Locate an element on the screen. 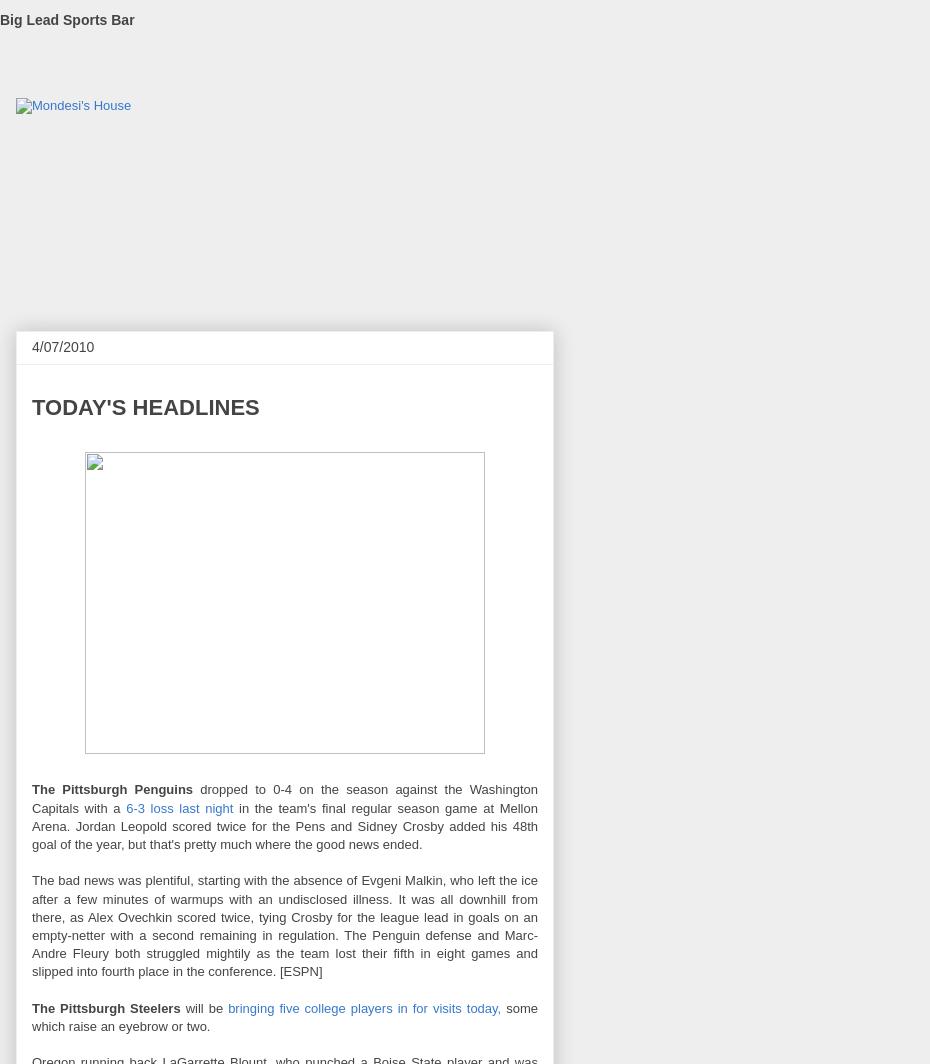  '4/07/2010' is located at coordinates (61, 346).